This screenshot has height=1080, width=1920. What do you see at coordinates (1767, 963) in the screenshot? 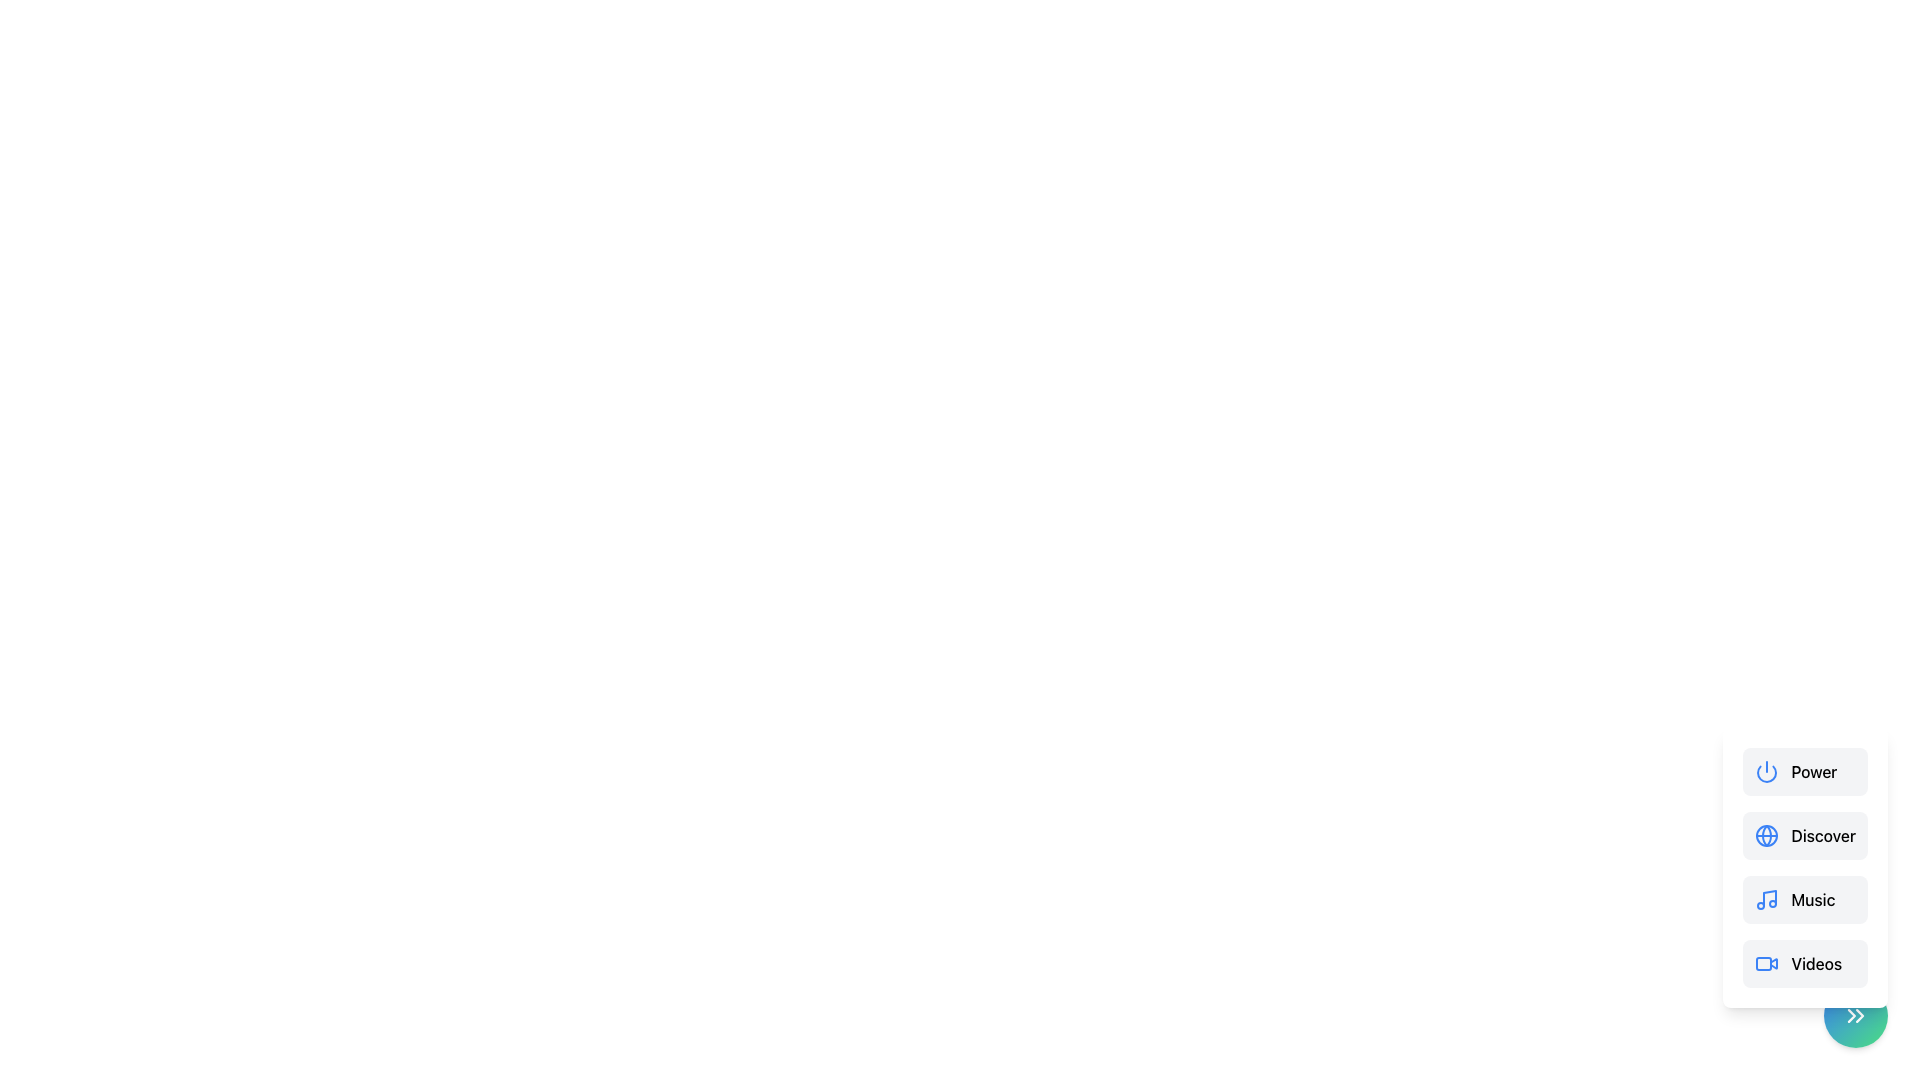
I see `the video camera icon with a blue outline located adjacent to the text 'Videos' within the rectangular button at the bottom of the vertical stack of action buttons` at bounding box center [1767, 963].